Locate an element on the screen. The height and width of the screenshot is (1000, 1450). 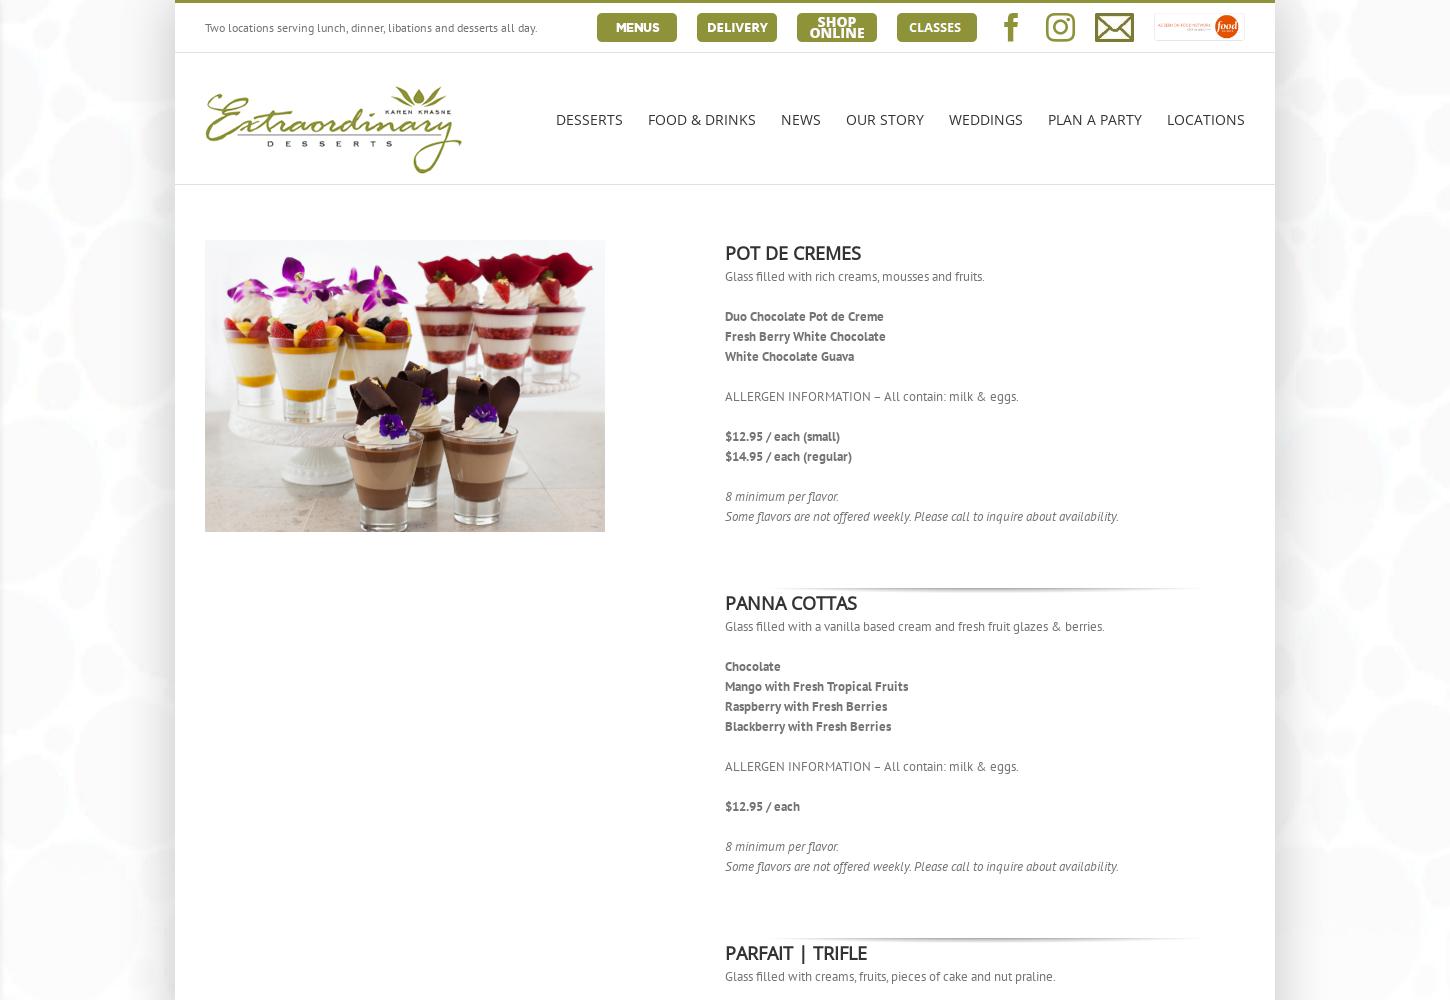
'POT DE CREMES' is located at coordinates (725, 253).